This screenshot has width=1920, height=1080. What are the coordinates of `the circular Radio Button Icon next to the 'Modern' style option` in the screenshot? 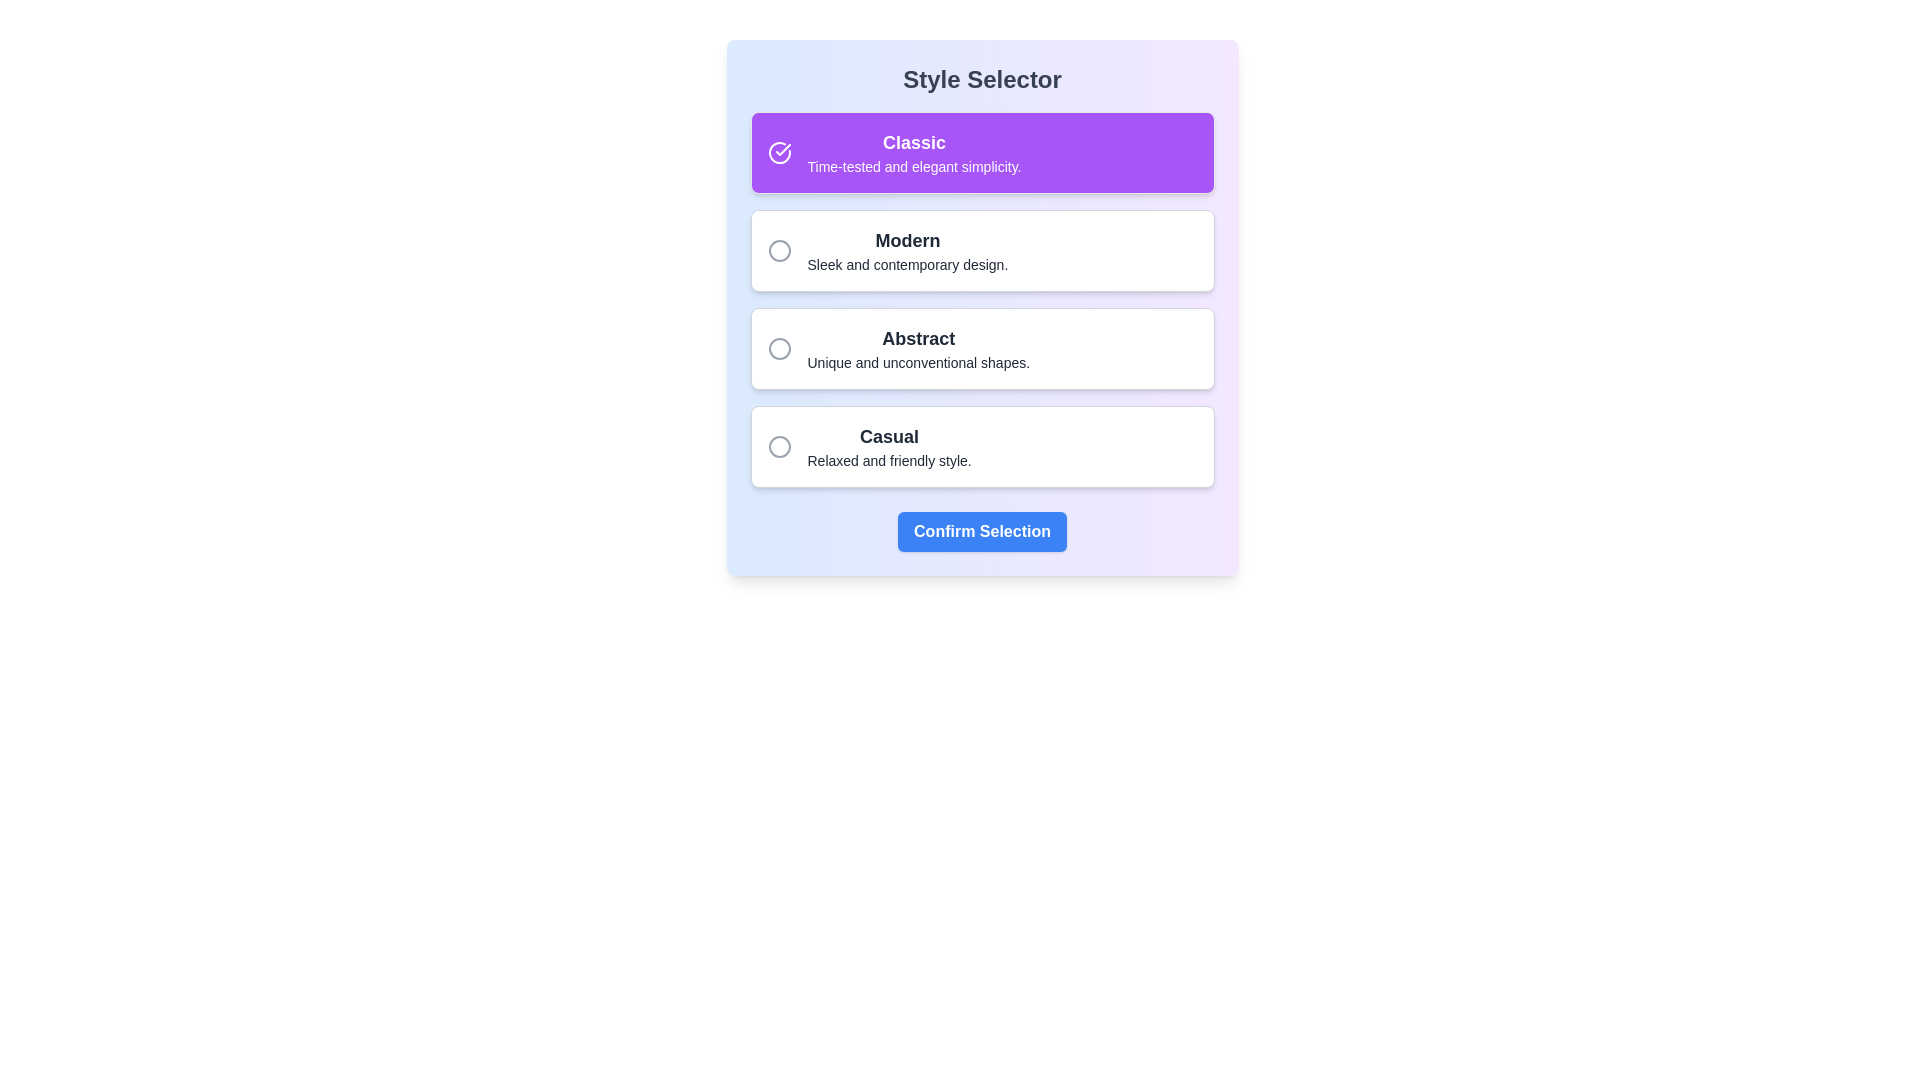 It's located at (778, 249).